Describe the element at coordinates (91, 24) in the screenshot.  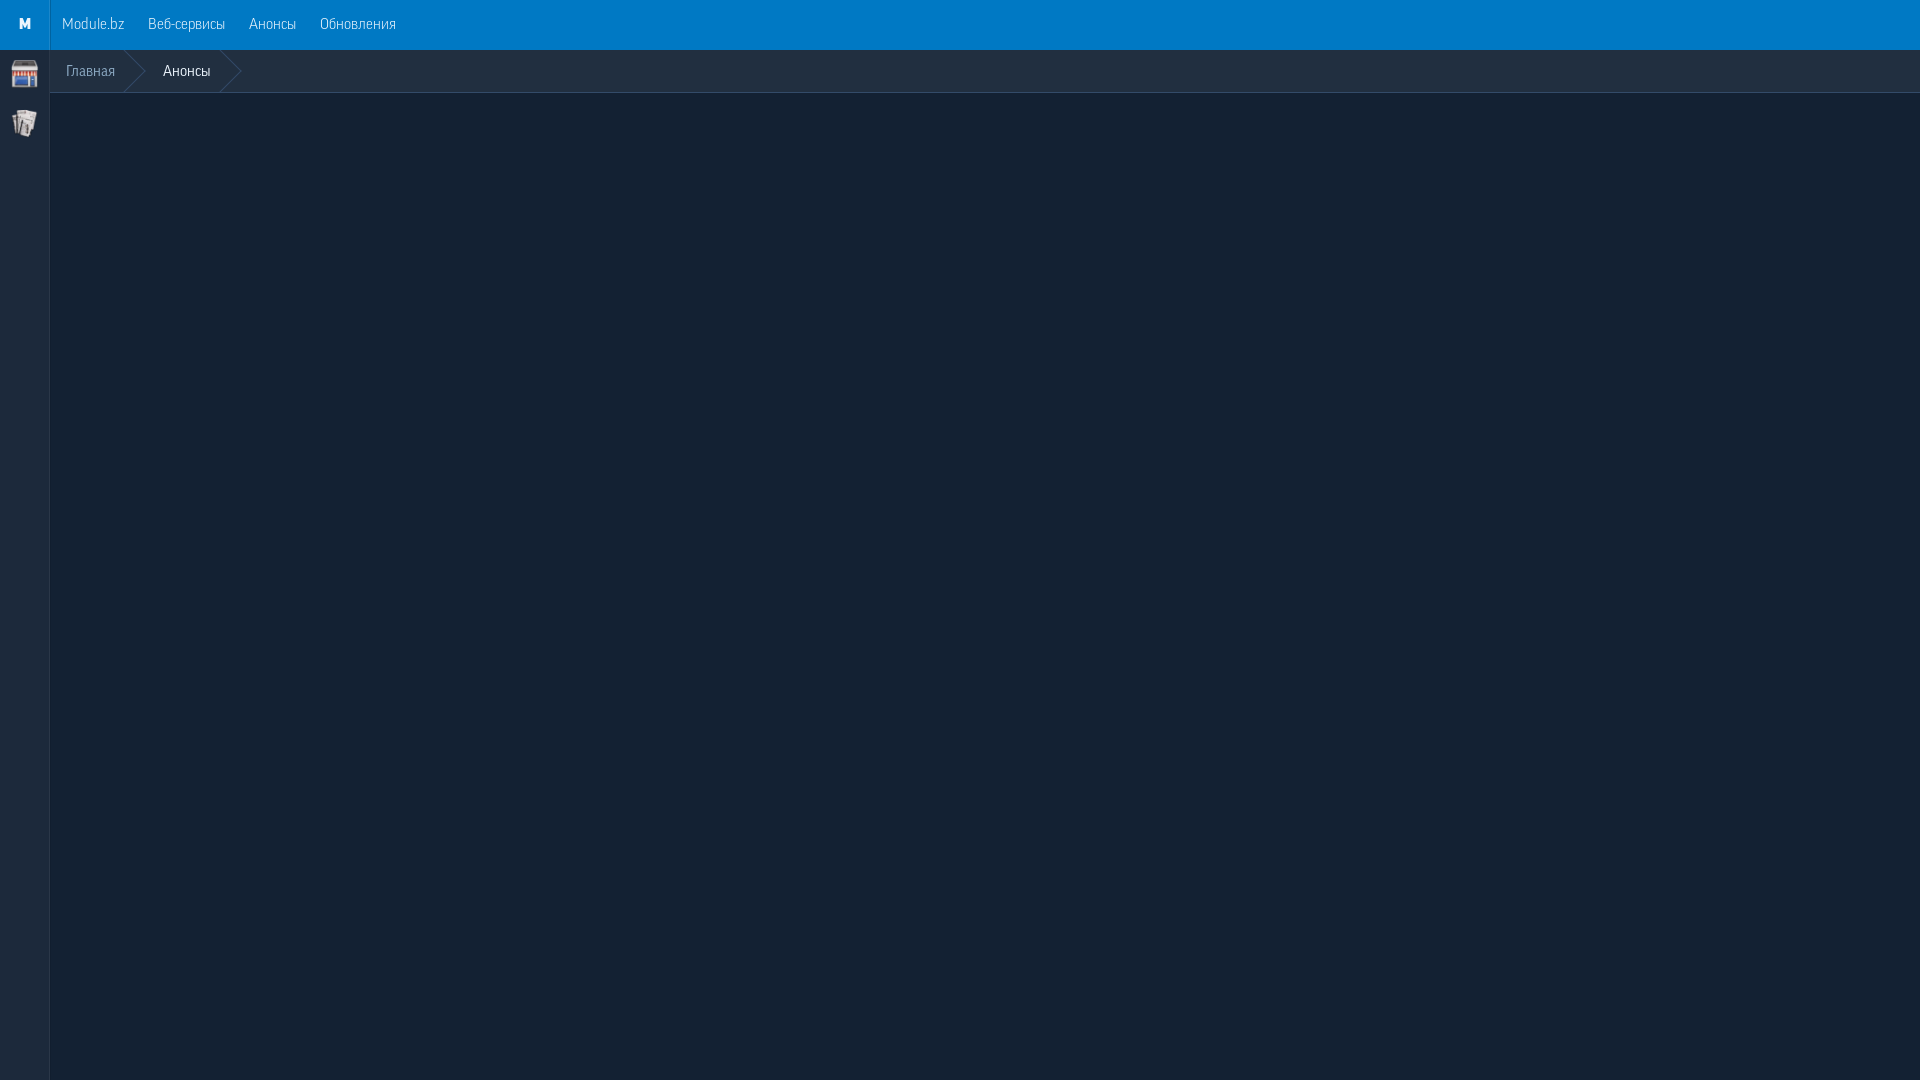
I see `'Module.bz'` at that location.